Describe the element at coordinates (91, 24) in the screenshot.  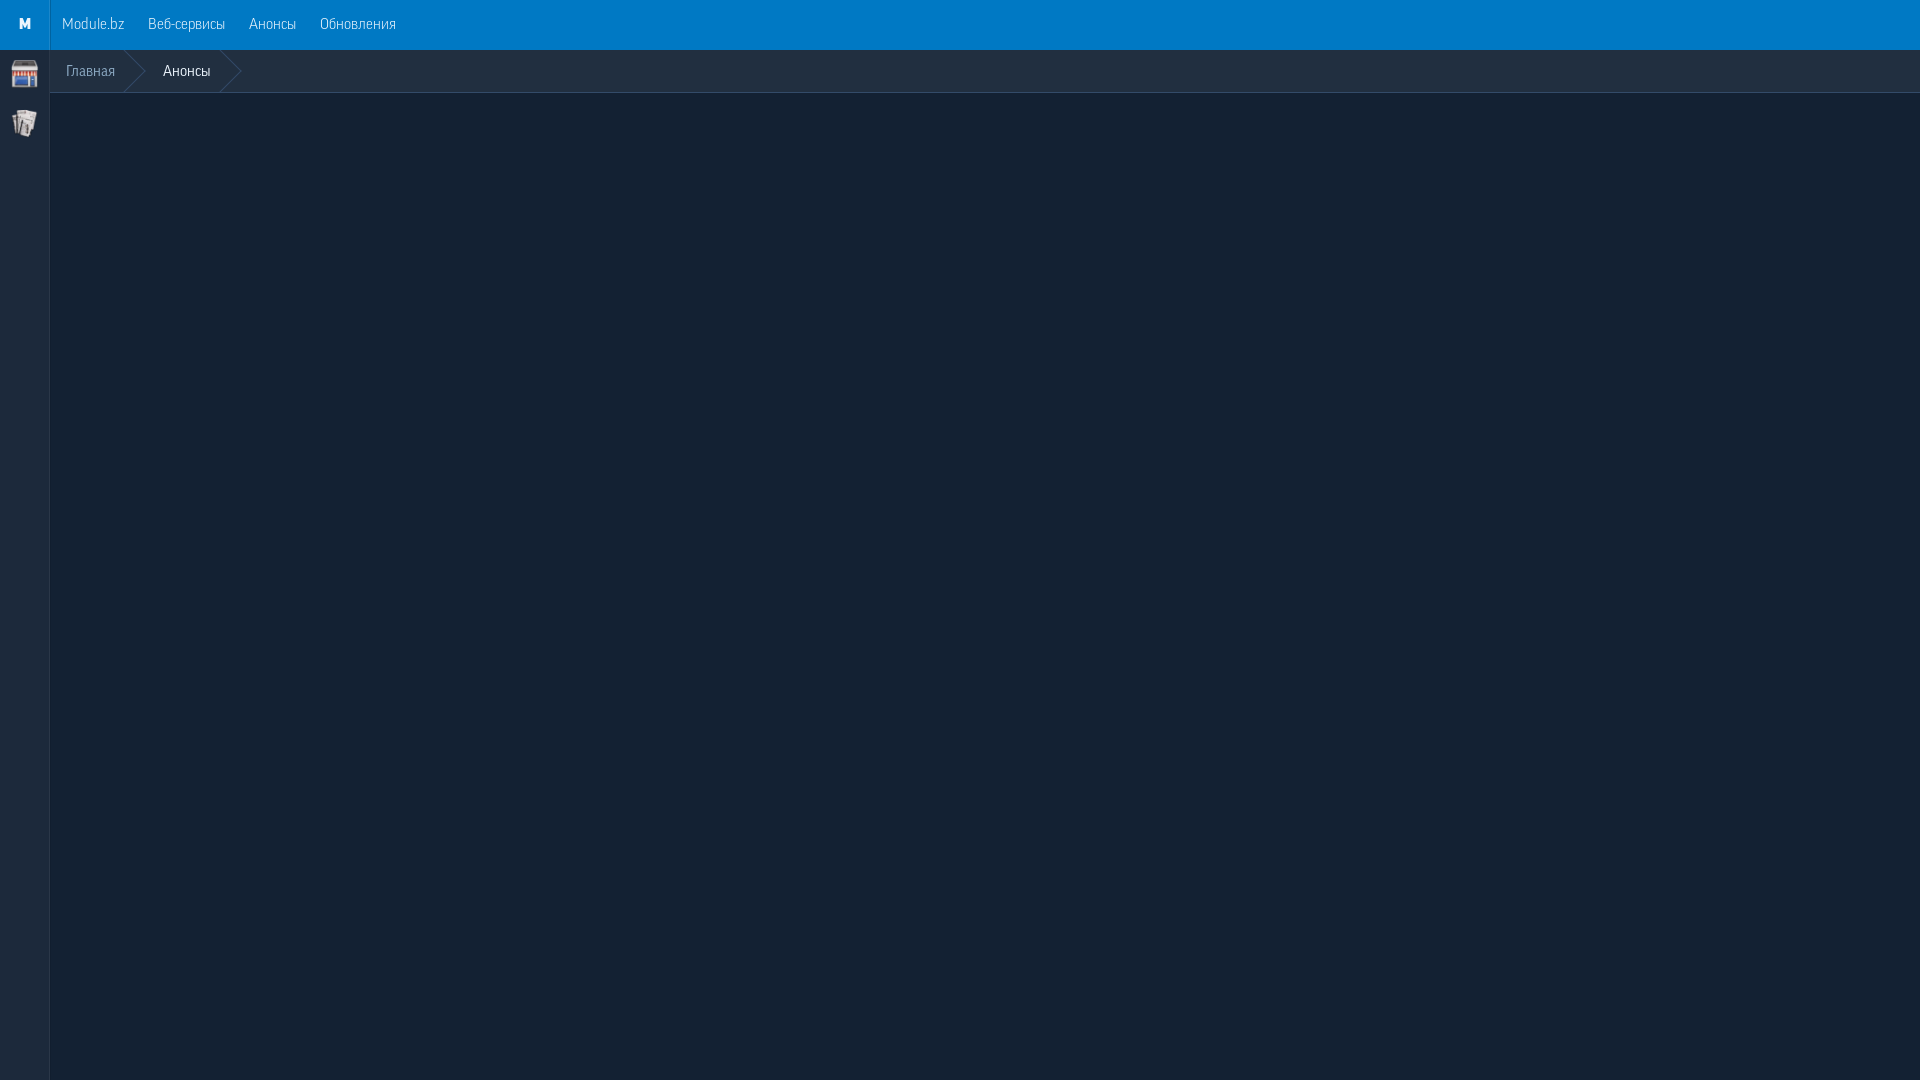
I see `'Module.bz'` at that location.